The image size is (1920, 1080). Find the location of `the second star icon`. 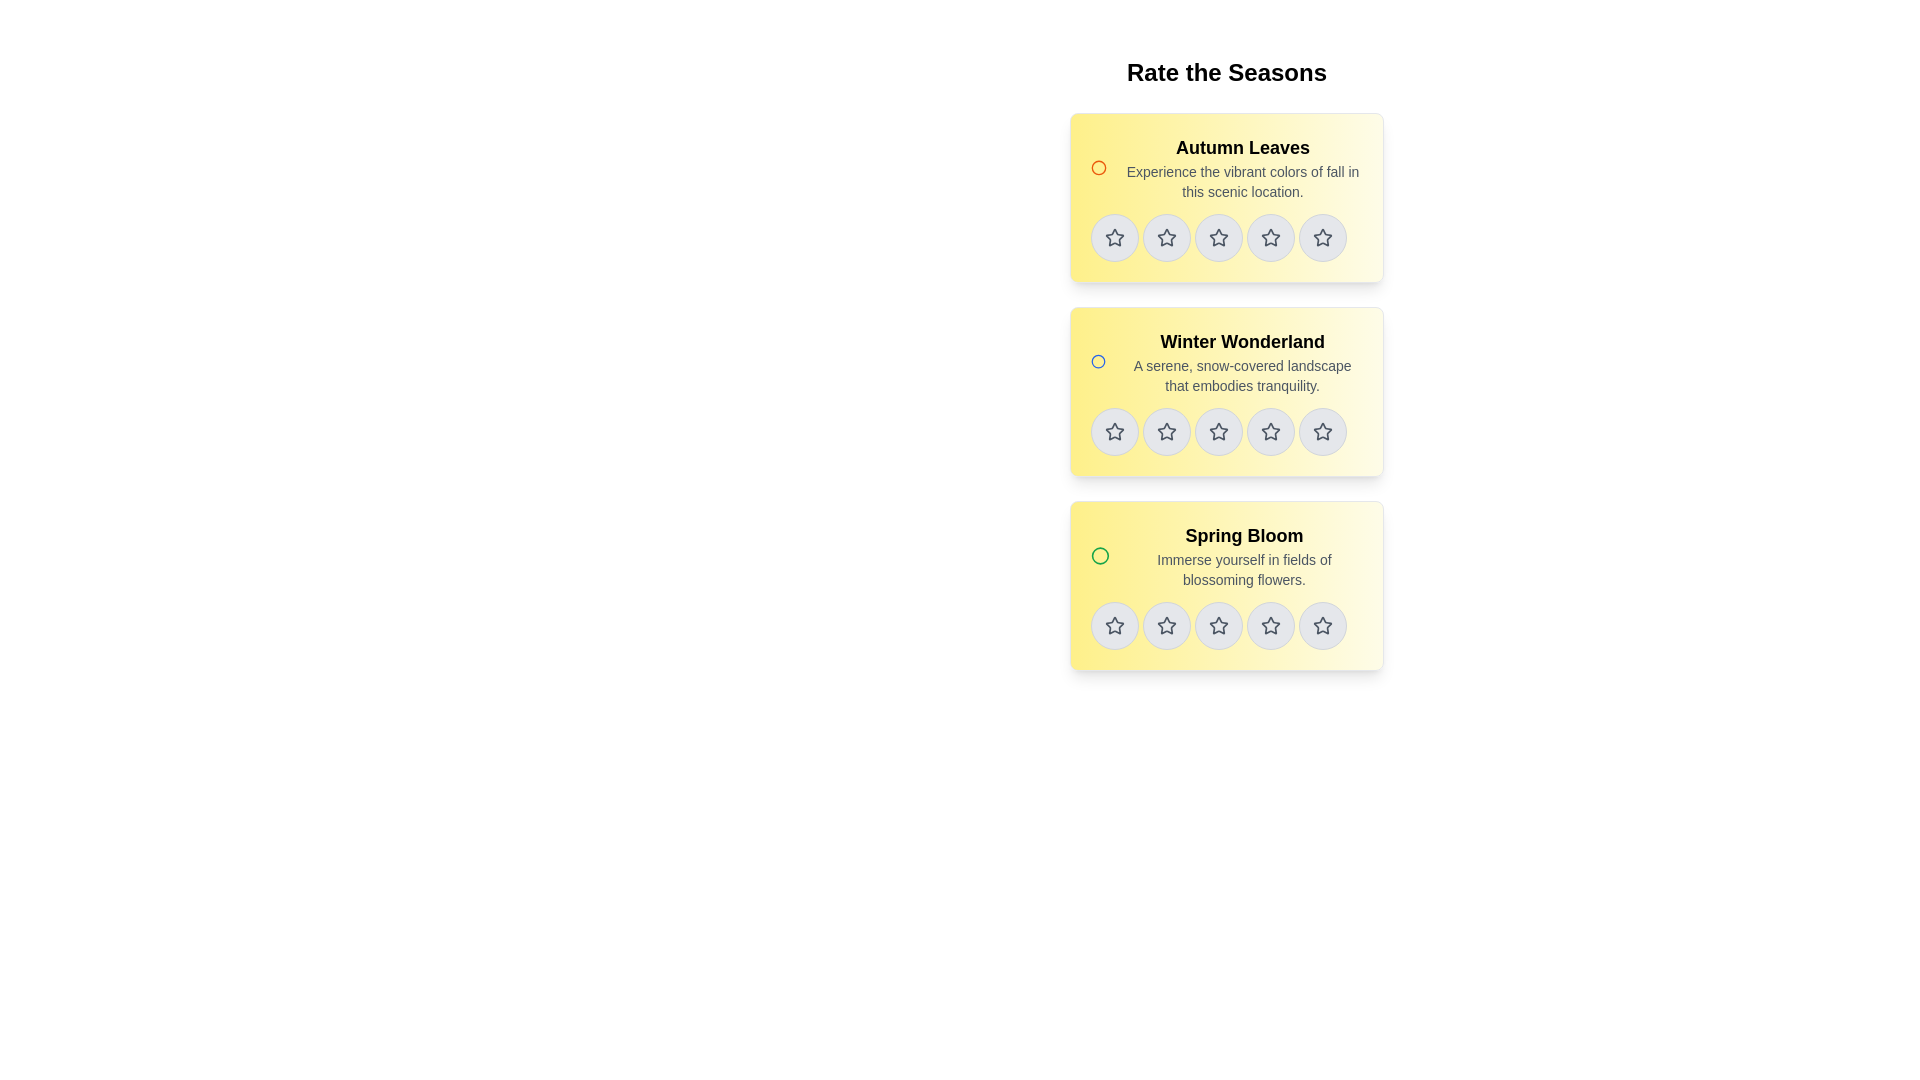

the second star icon is located at coordinates (1166, 431).